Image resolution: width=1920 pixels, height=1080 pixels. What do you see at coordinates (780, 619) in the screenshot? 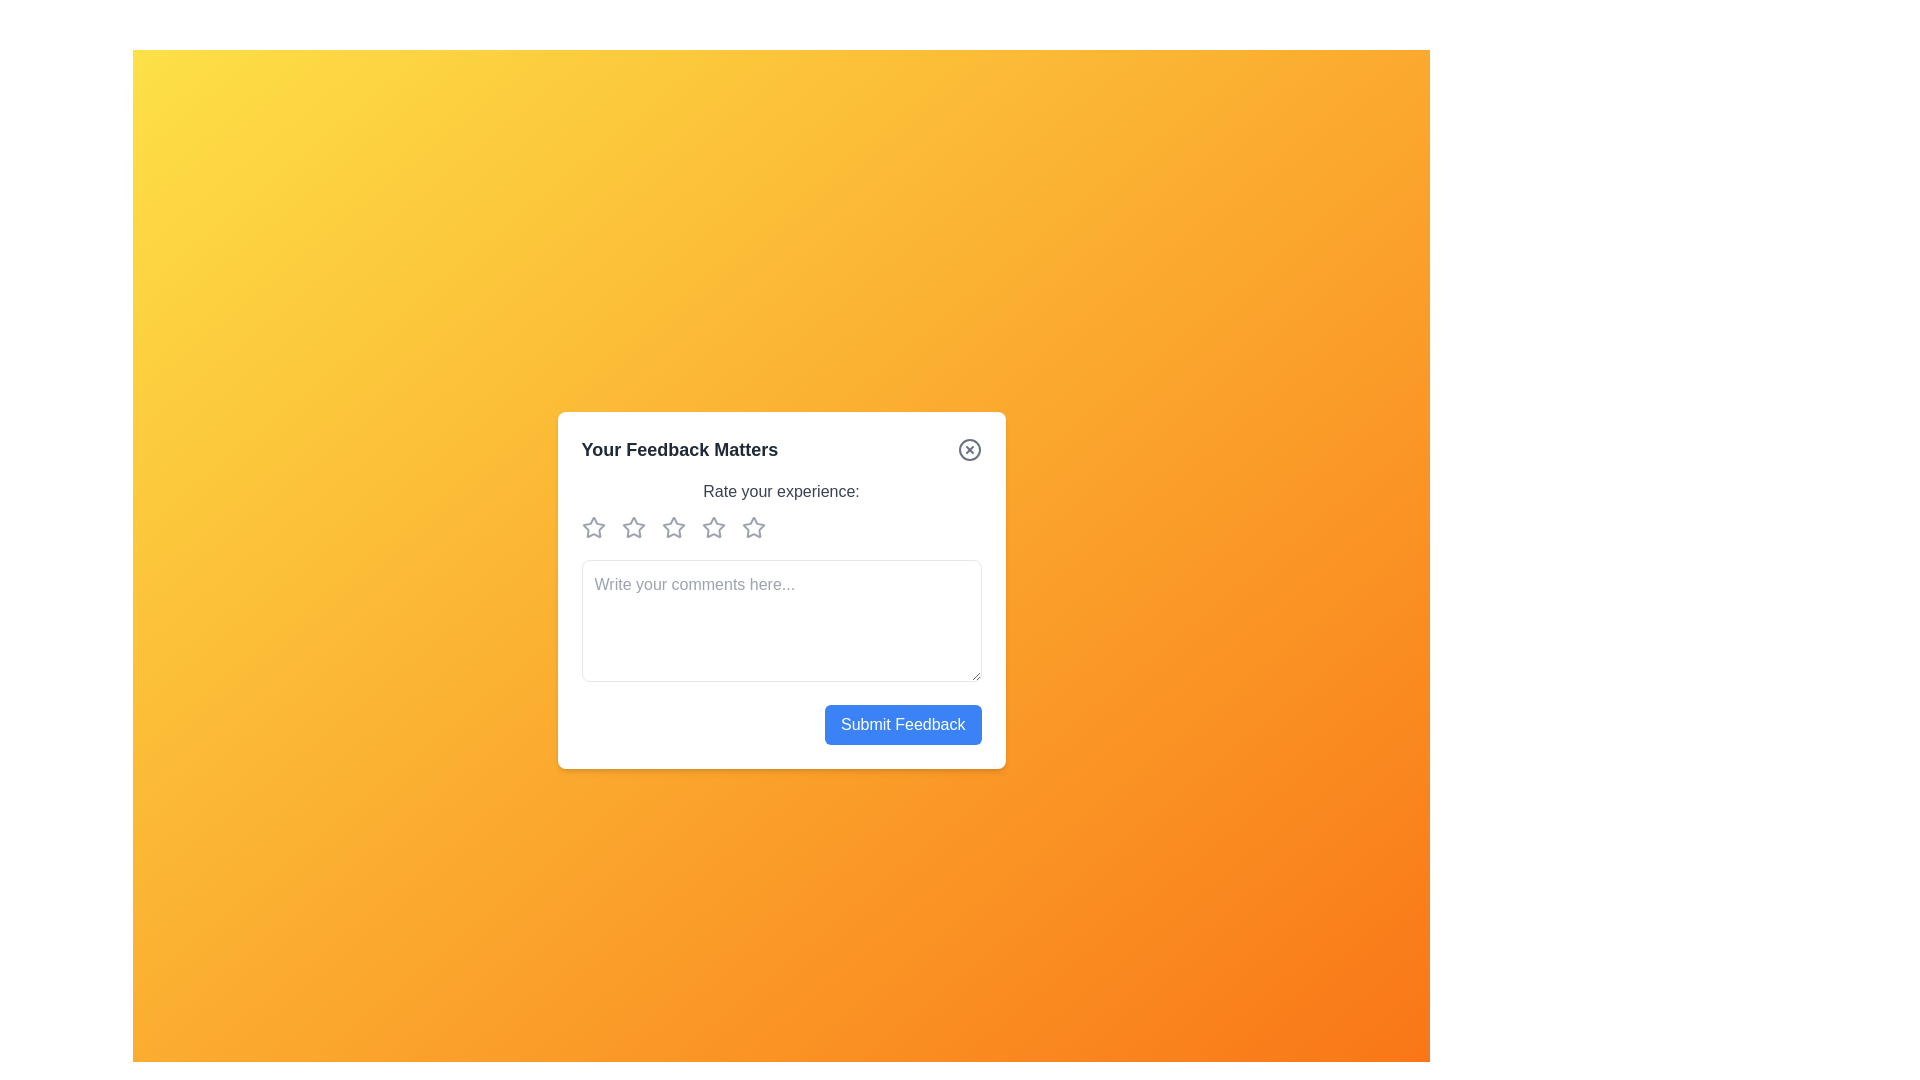
I see `the text area and type the comment` at bounding box center [780, 619].